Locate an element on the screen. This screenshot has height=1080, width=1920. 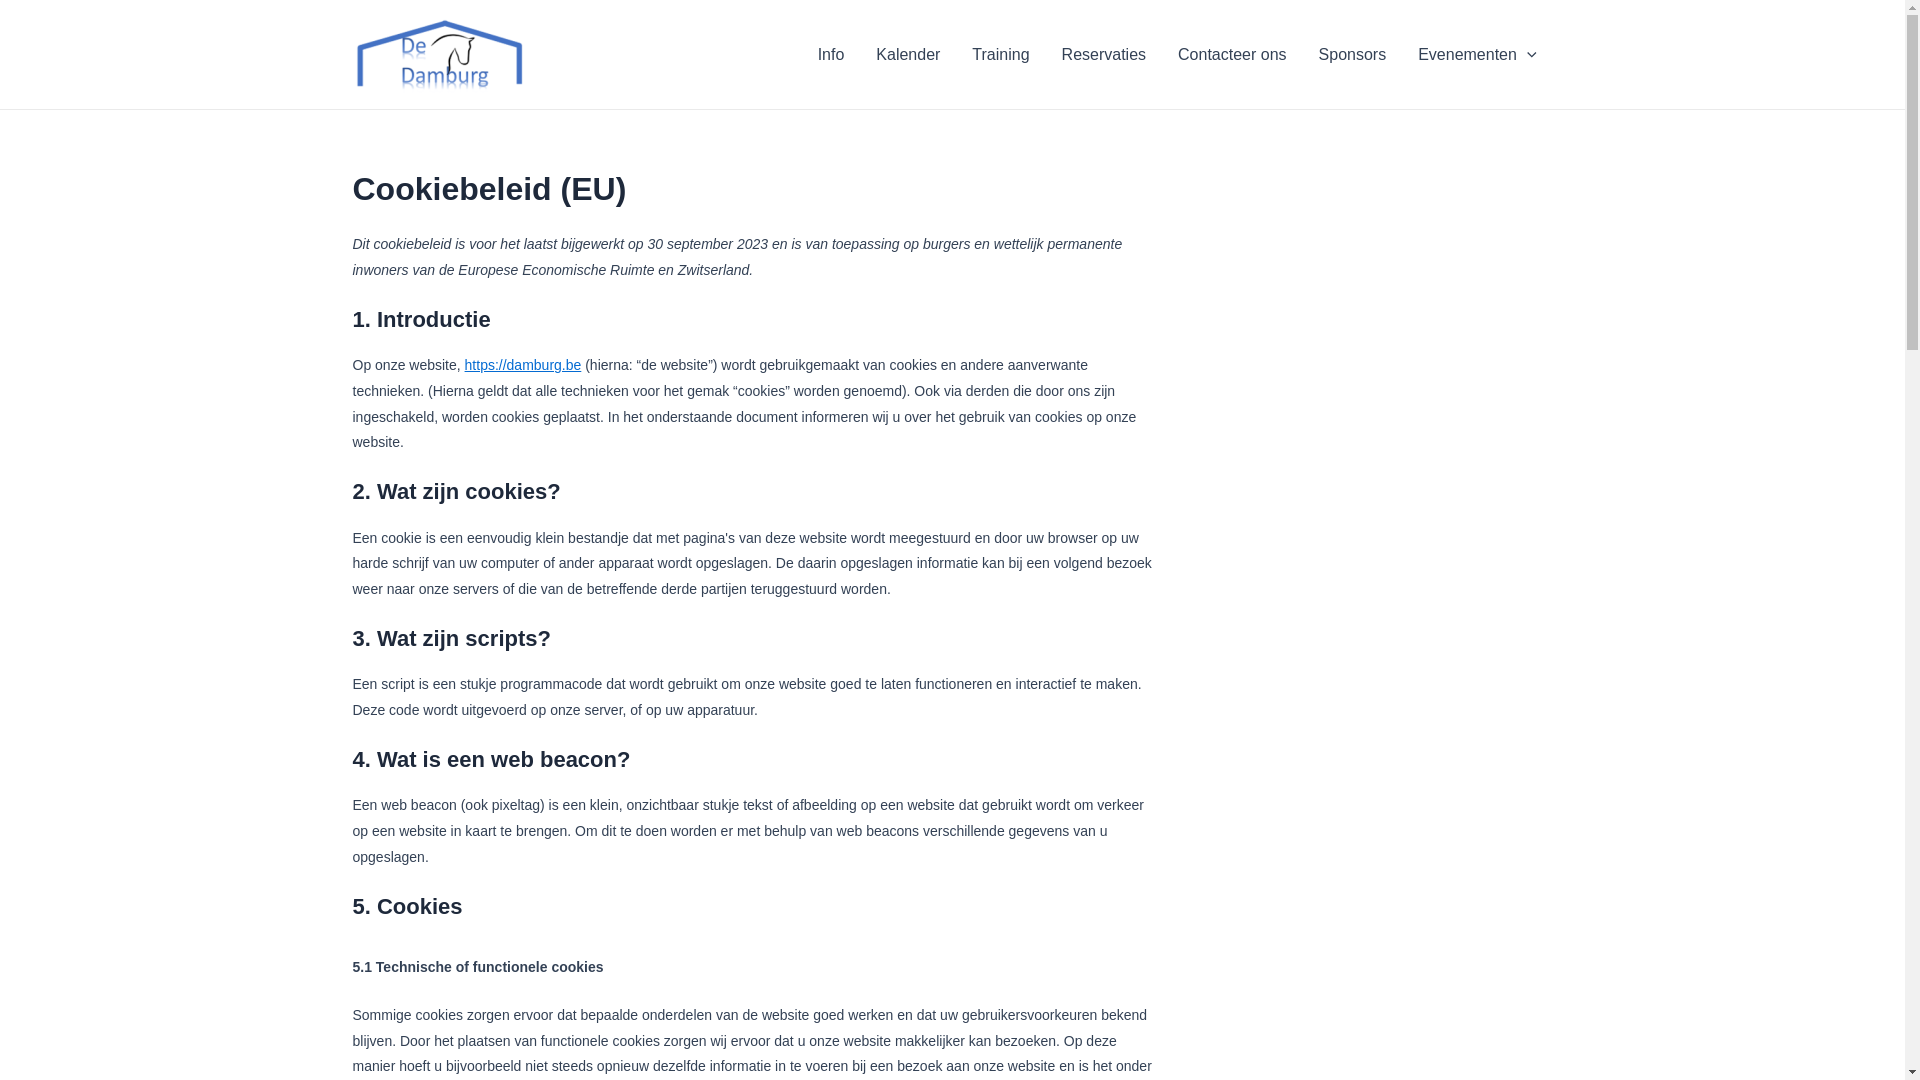
'Training' is located at coordinates (954, 53).